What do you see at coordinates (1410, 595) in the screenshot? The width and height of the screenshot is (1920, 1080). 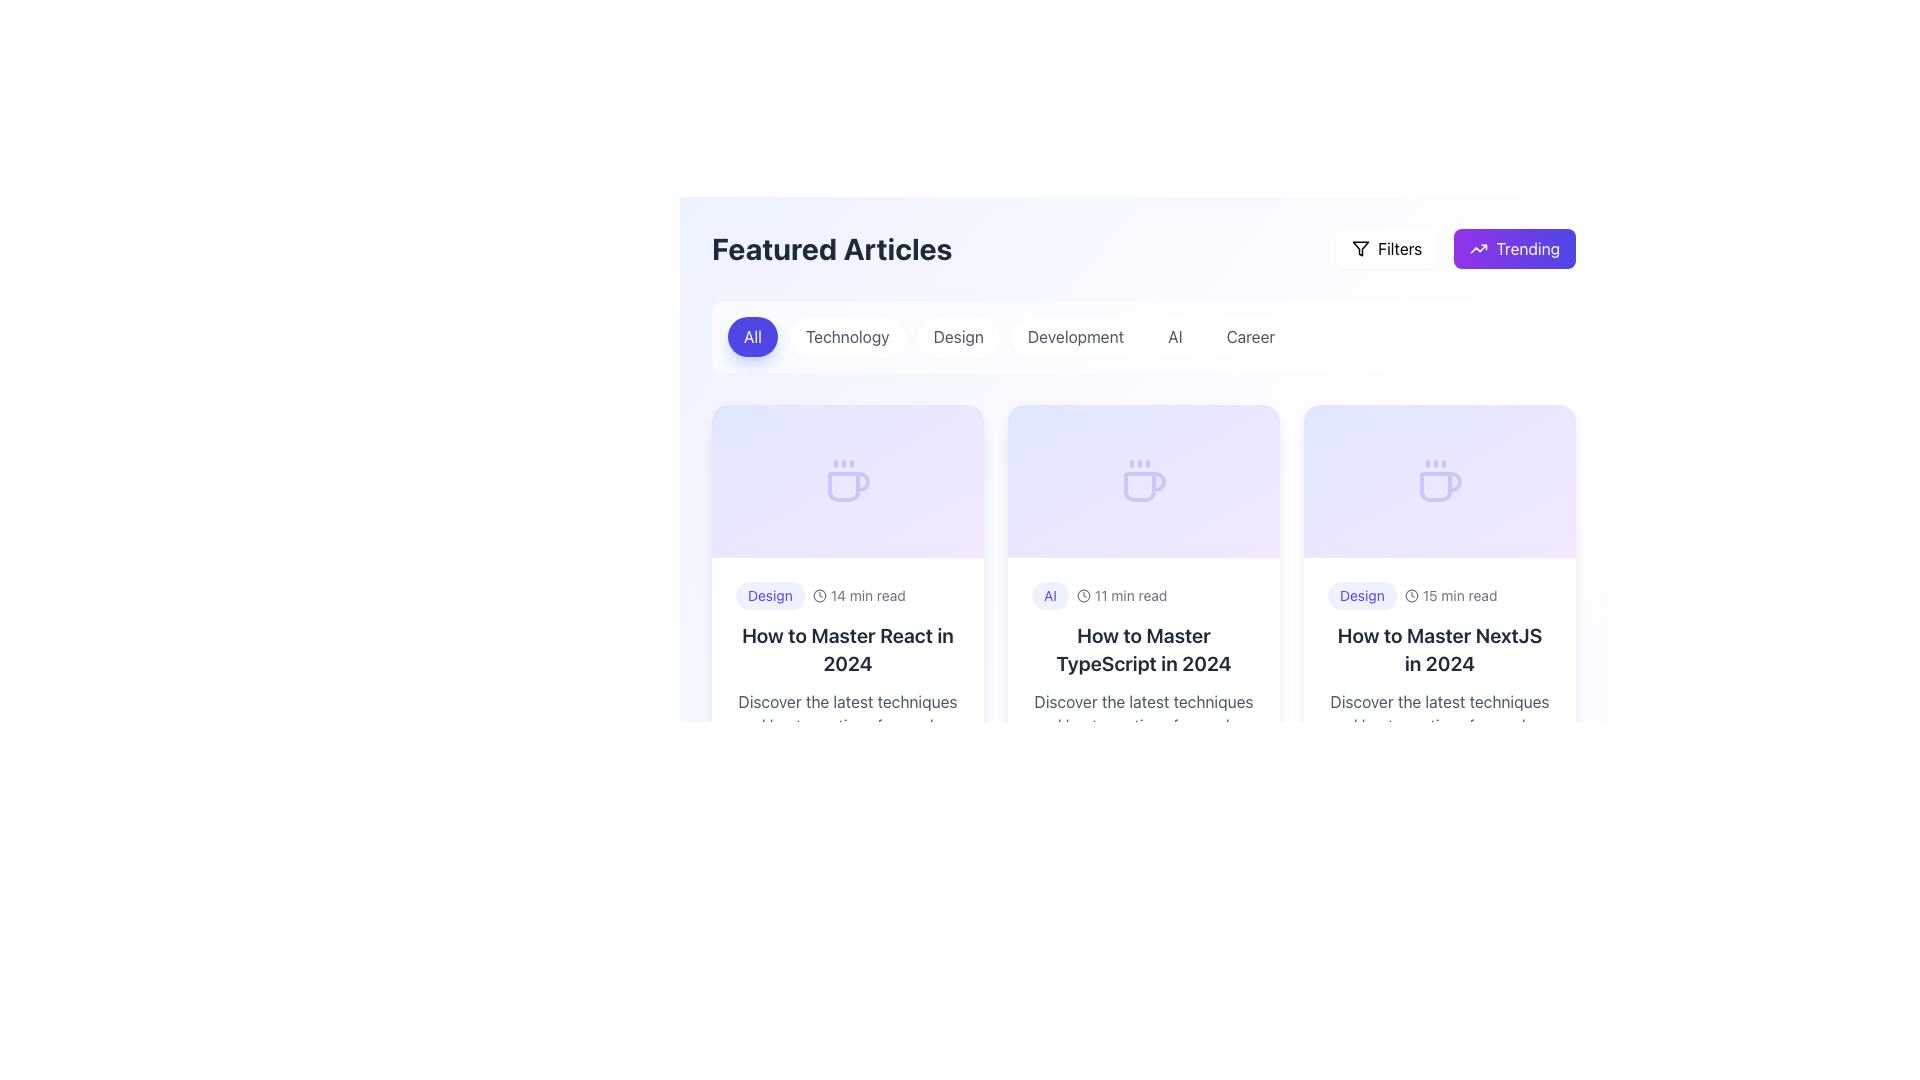 I see `the clock-shaped icon with a minimalistic gray design located at the beginning of the '15 min read' text block in the third column of the featured articles section under the article card for 'How to Master NextJS in 2024'` at bounding box center [1410, 595].